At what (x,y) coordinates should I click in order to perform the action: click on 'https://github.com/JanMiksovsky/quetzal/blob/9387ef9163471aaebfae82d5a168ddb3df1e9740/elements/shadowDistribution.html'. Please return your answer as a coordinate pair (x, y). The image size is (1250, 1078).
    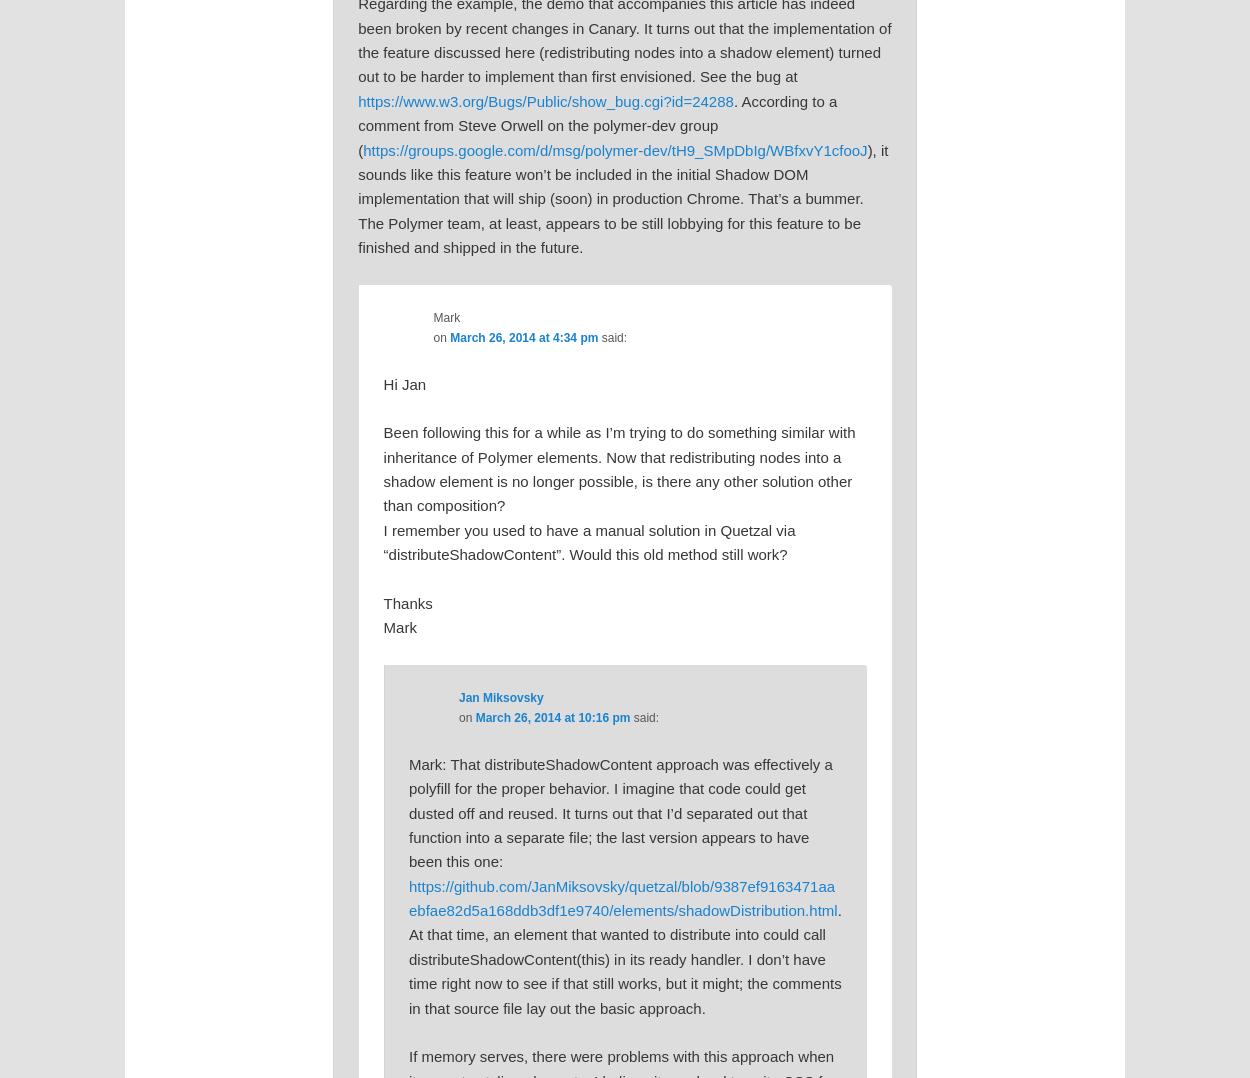
    Looking at the image, I should click on (408, 897).